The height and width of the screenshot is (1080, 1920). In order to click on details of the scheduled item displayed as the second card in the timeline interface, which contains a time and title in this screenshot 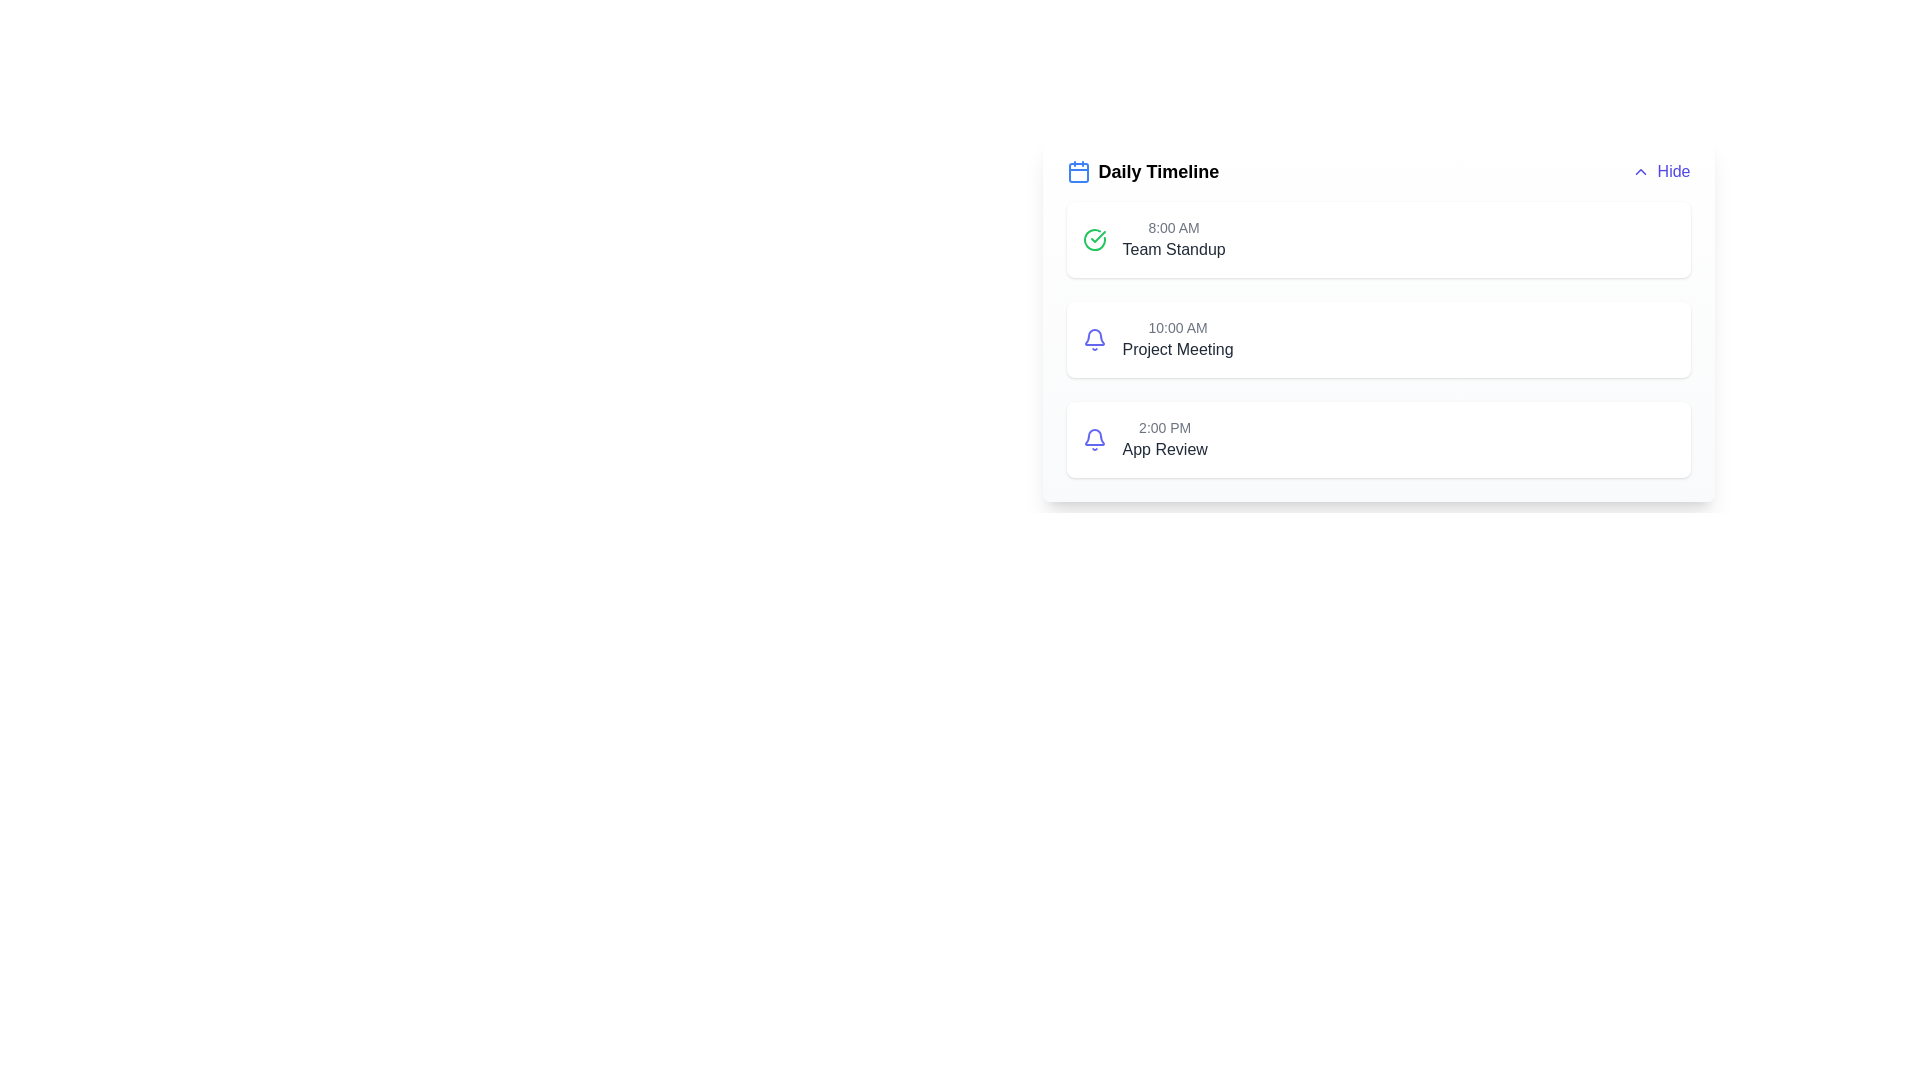, I will do `click(1178, 338)`.